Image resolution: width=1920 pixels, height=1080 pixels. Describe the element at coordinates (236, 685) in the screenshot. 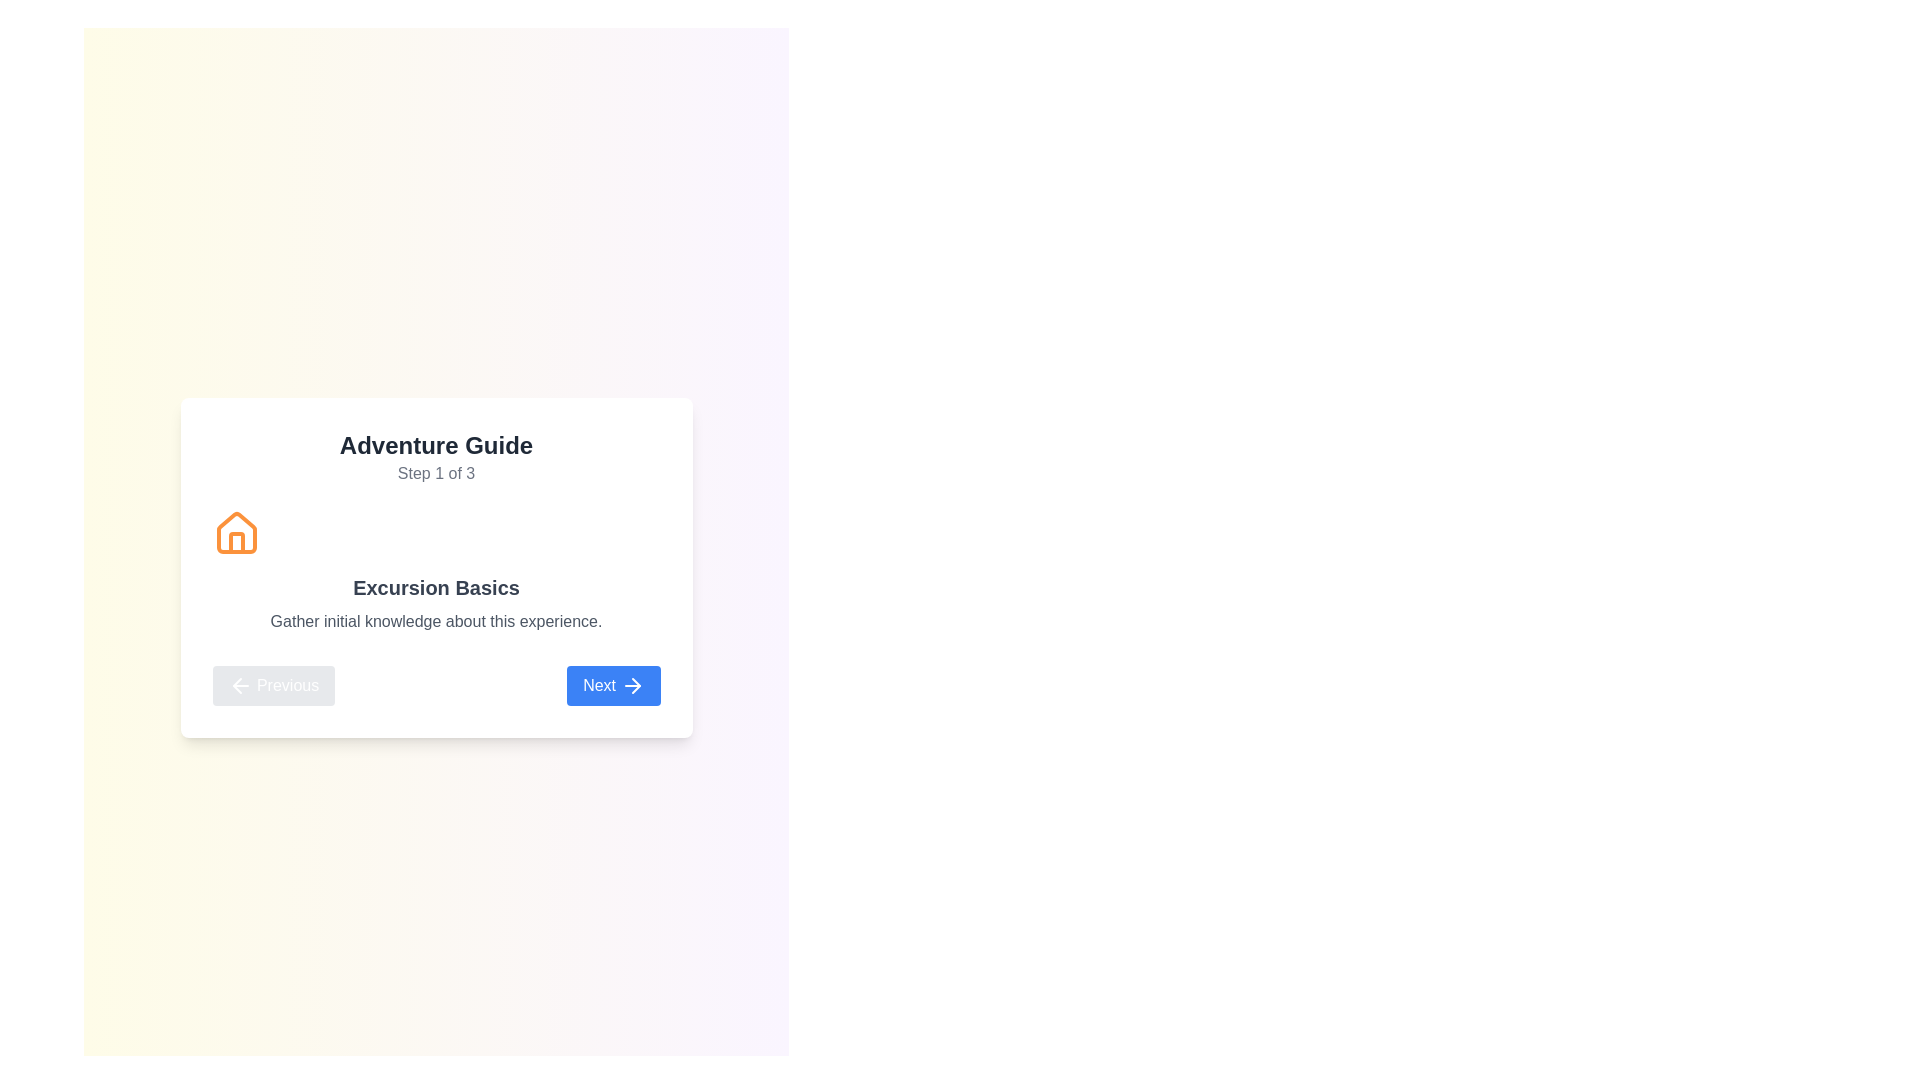

I see `the leftward-pointing arrow graphic, which represents a return or backward action, located in the bottom-left section of the modal window` at that location.